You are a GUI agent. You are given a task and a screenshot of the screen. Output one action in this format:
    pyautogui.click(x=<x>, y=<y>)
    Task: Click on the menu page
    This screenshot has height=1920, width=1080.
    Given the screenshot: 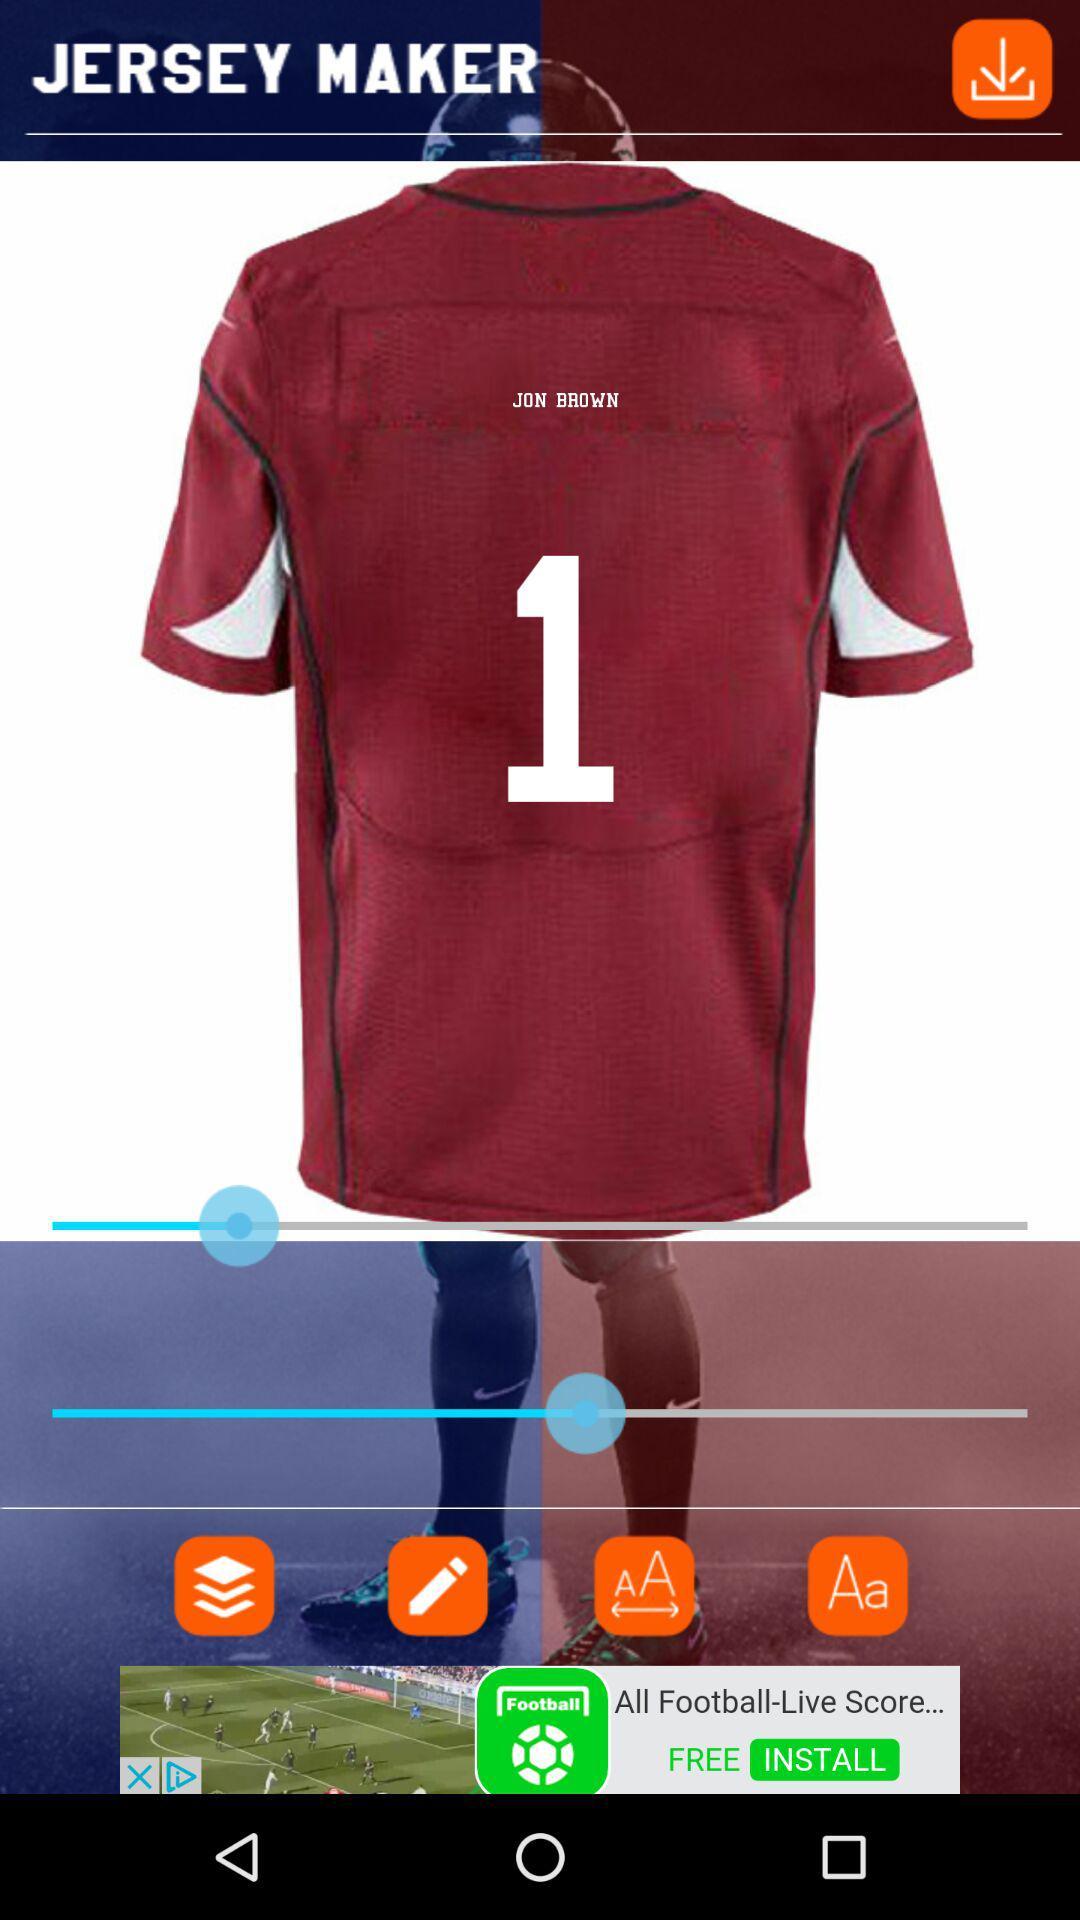 What is the action you would take?
    pyautogui.click(x=644, y=1584)
    